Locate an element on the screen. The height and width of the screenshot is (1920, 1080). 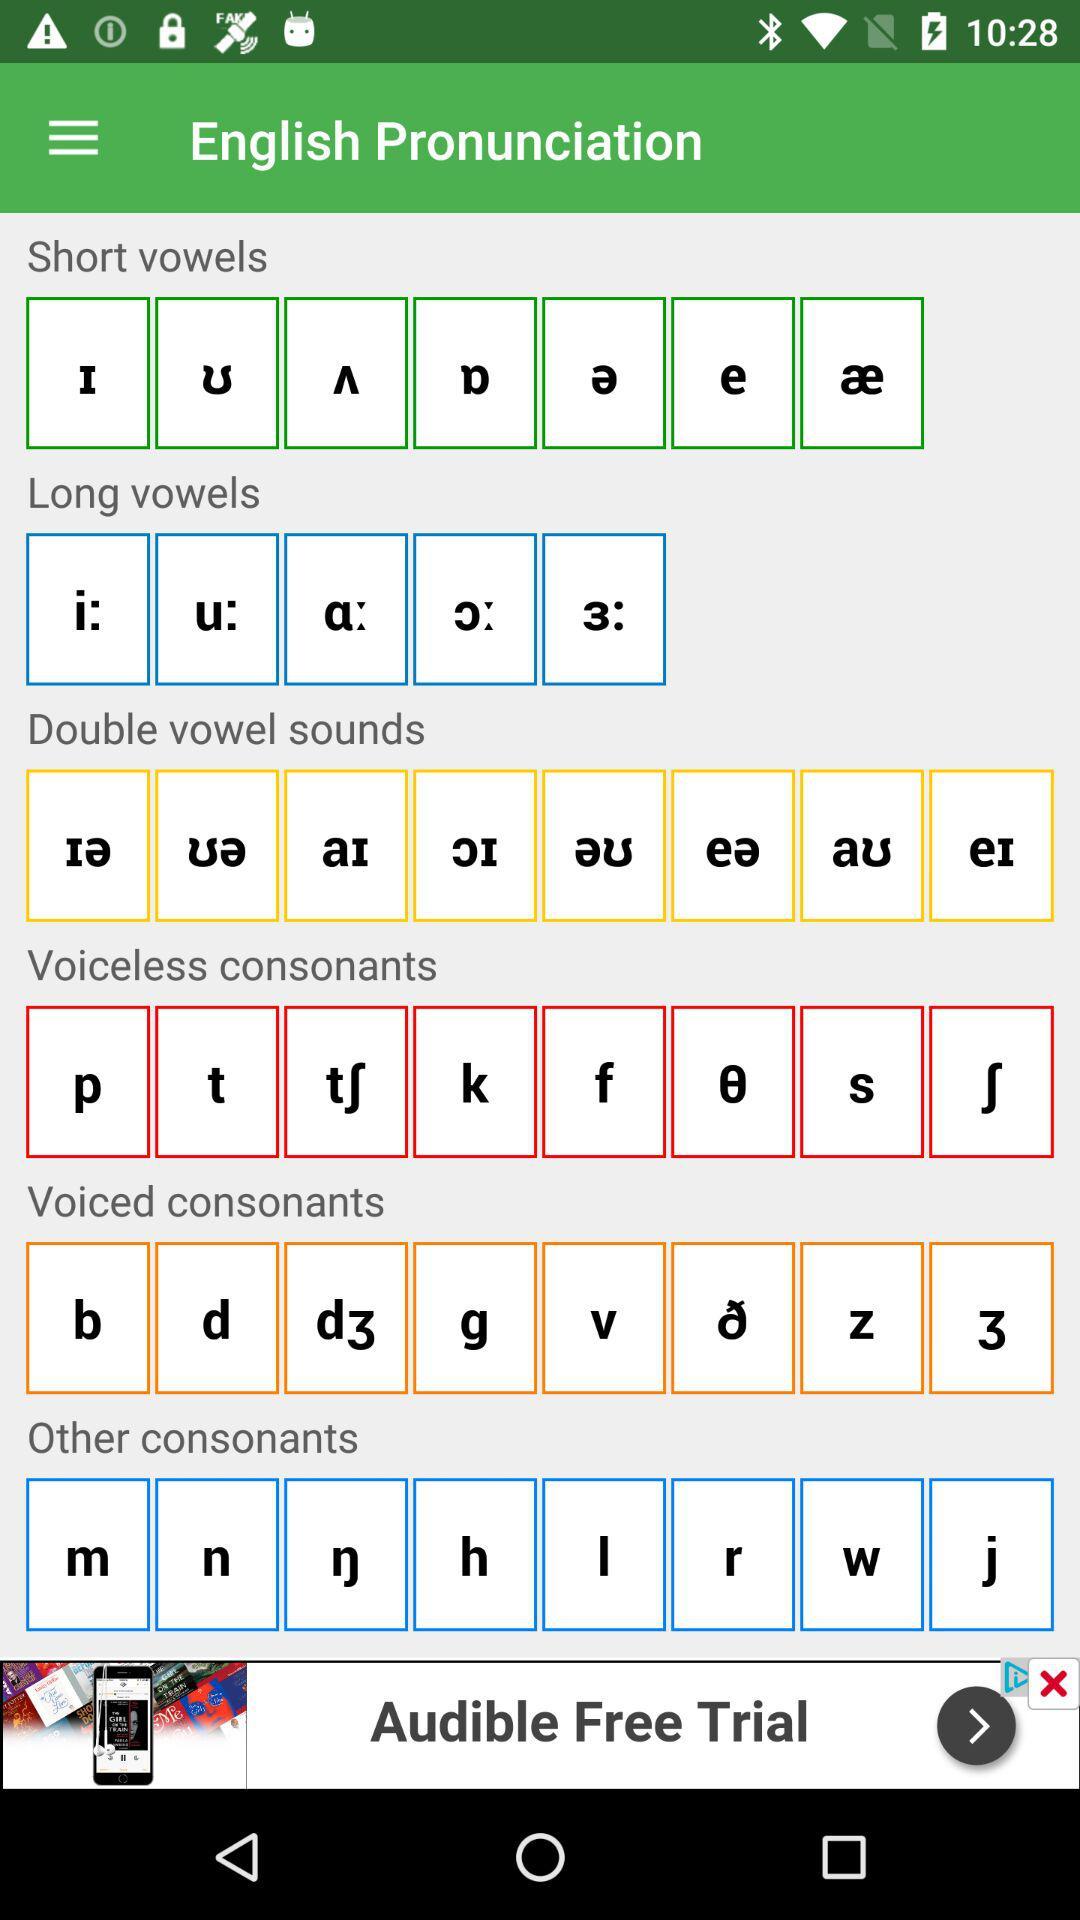
the text g on the web page is located at coordinates (474, 1318).